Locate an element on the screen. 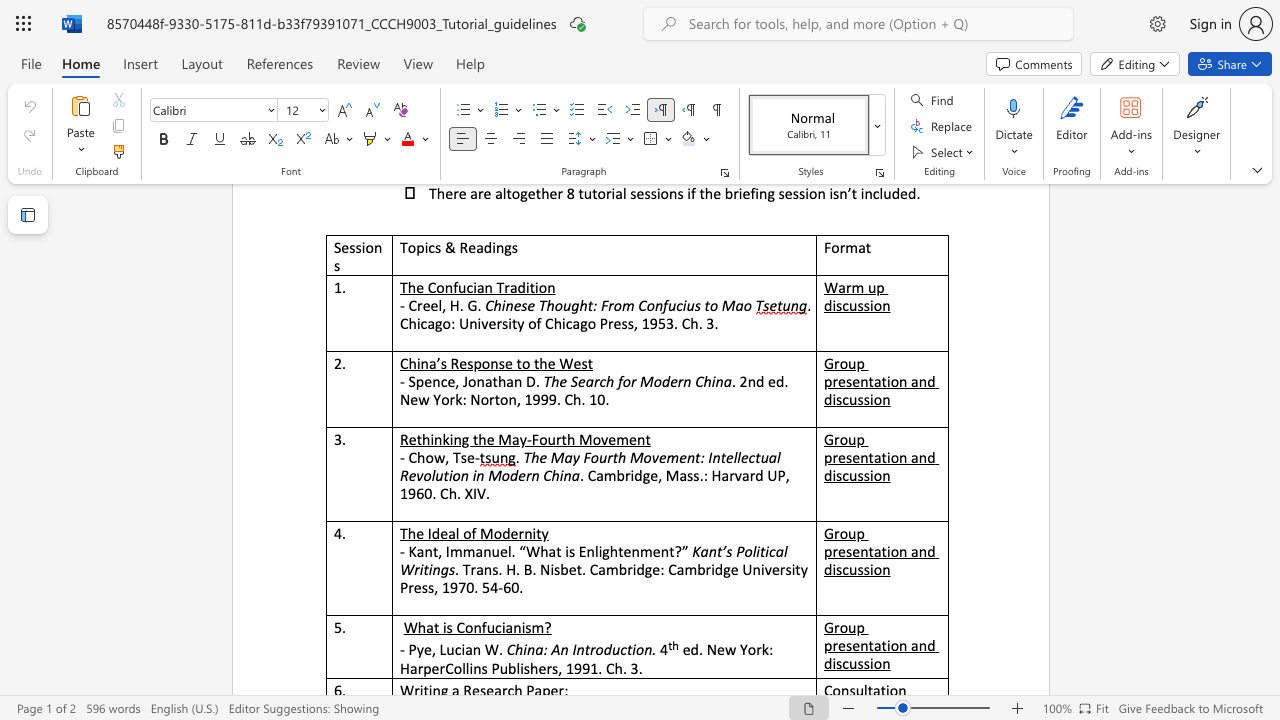  the subset text "W." within the text "- Pye, Lucian W." is located at coordinates (484, 649).